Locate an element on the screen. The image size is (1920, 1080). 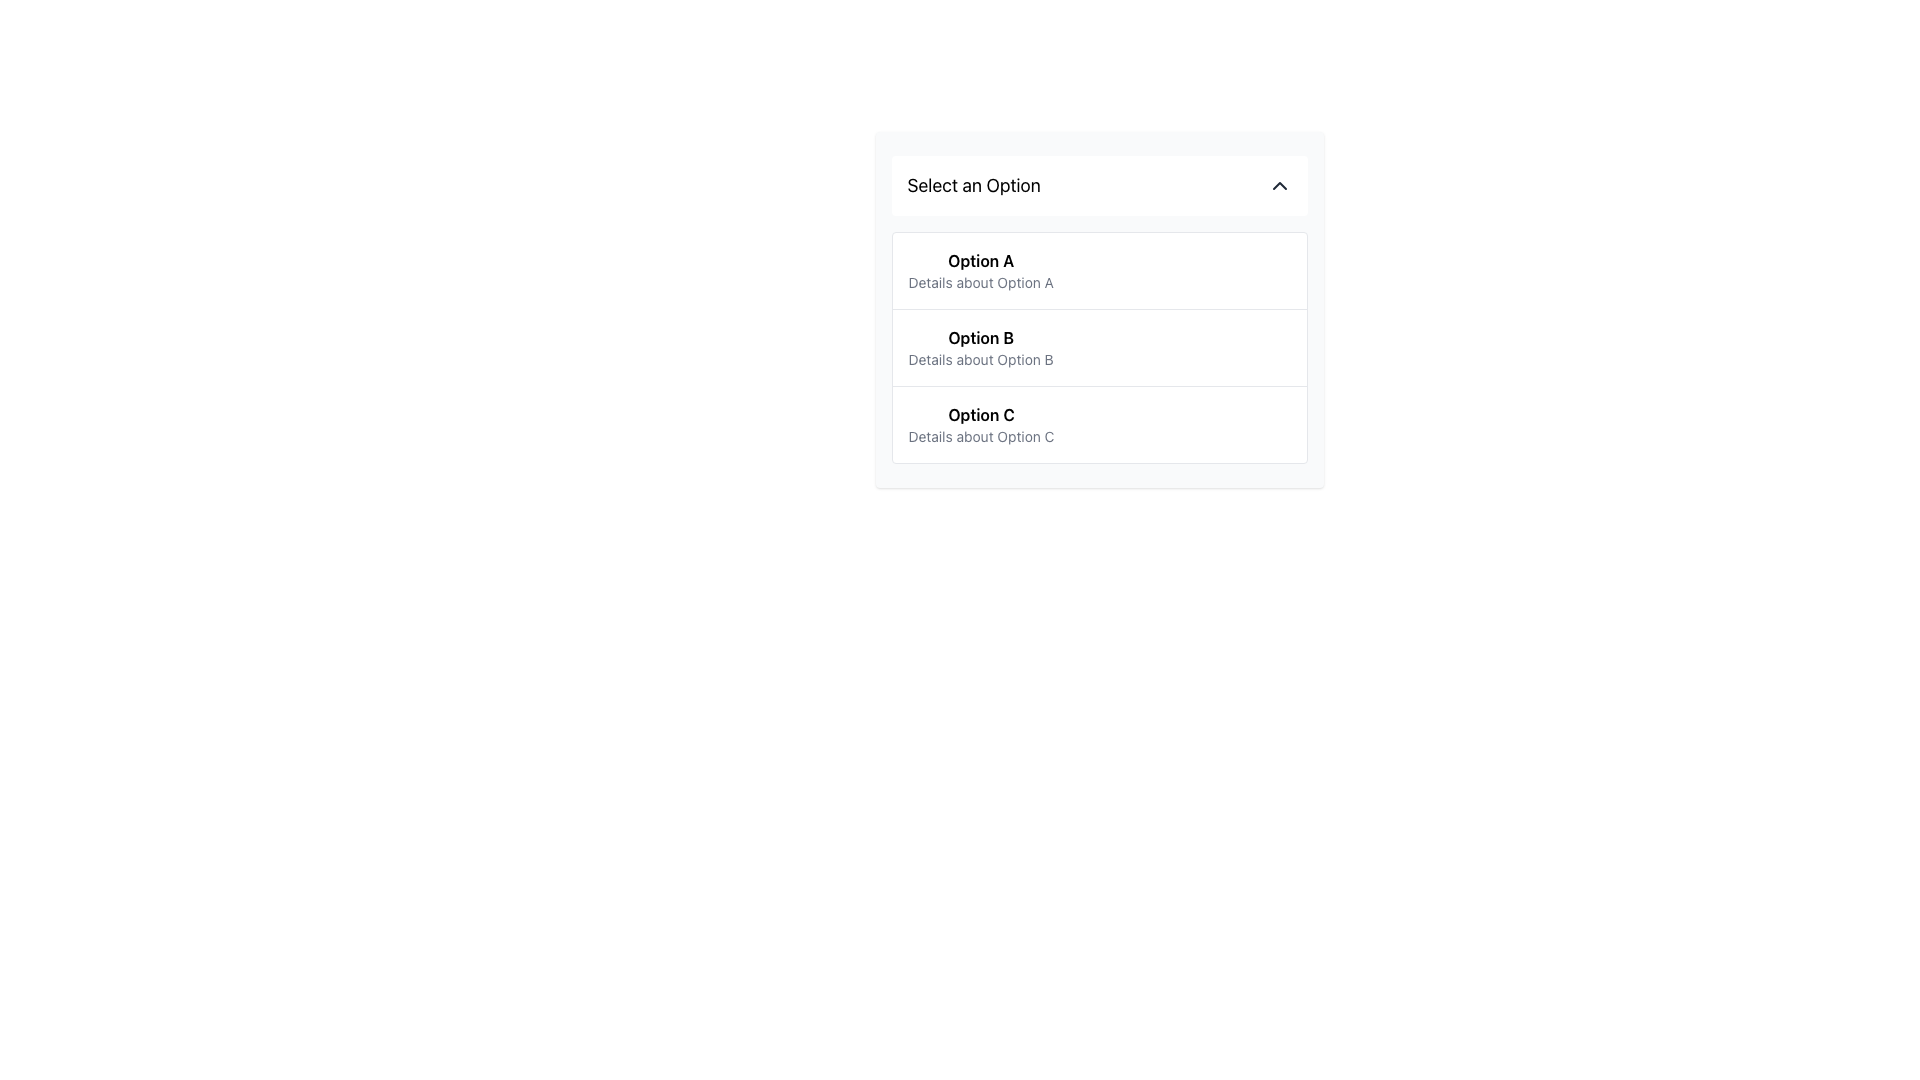
the Text Label that prompts the user to select an option from the dropdown menu, positioned towards the left in a horizontal flexbox layout is located at coordinates (974, 185).